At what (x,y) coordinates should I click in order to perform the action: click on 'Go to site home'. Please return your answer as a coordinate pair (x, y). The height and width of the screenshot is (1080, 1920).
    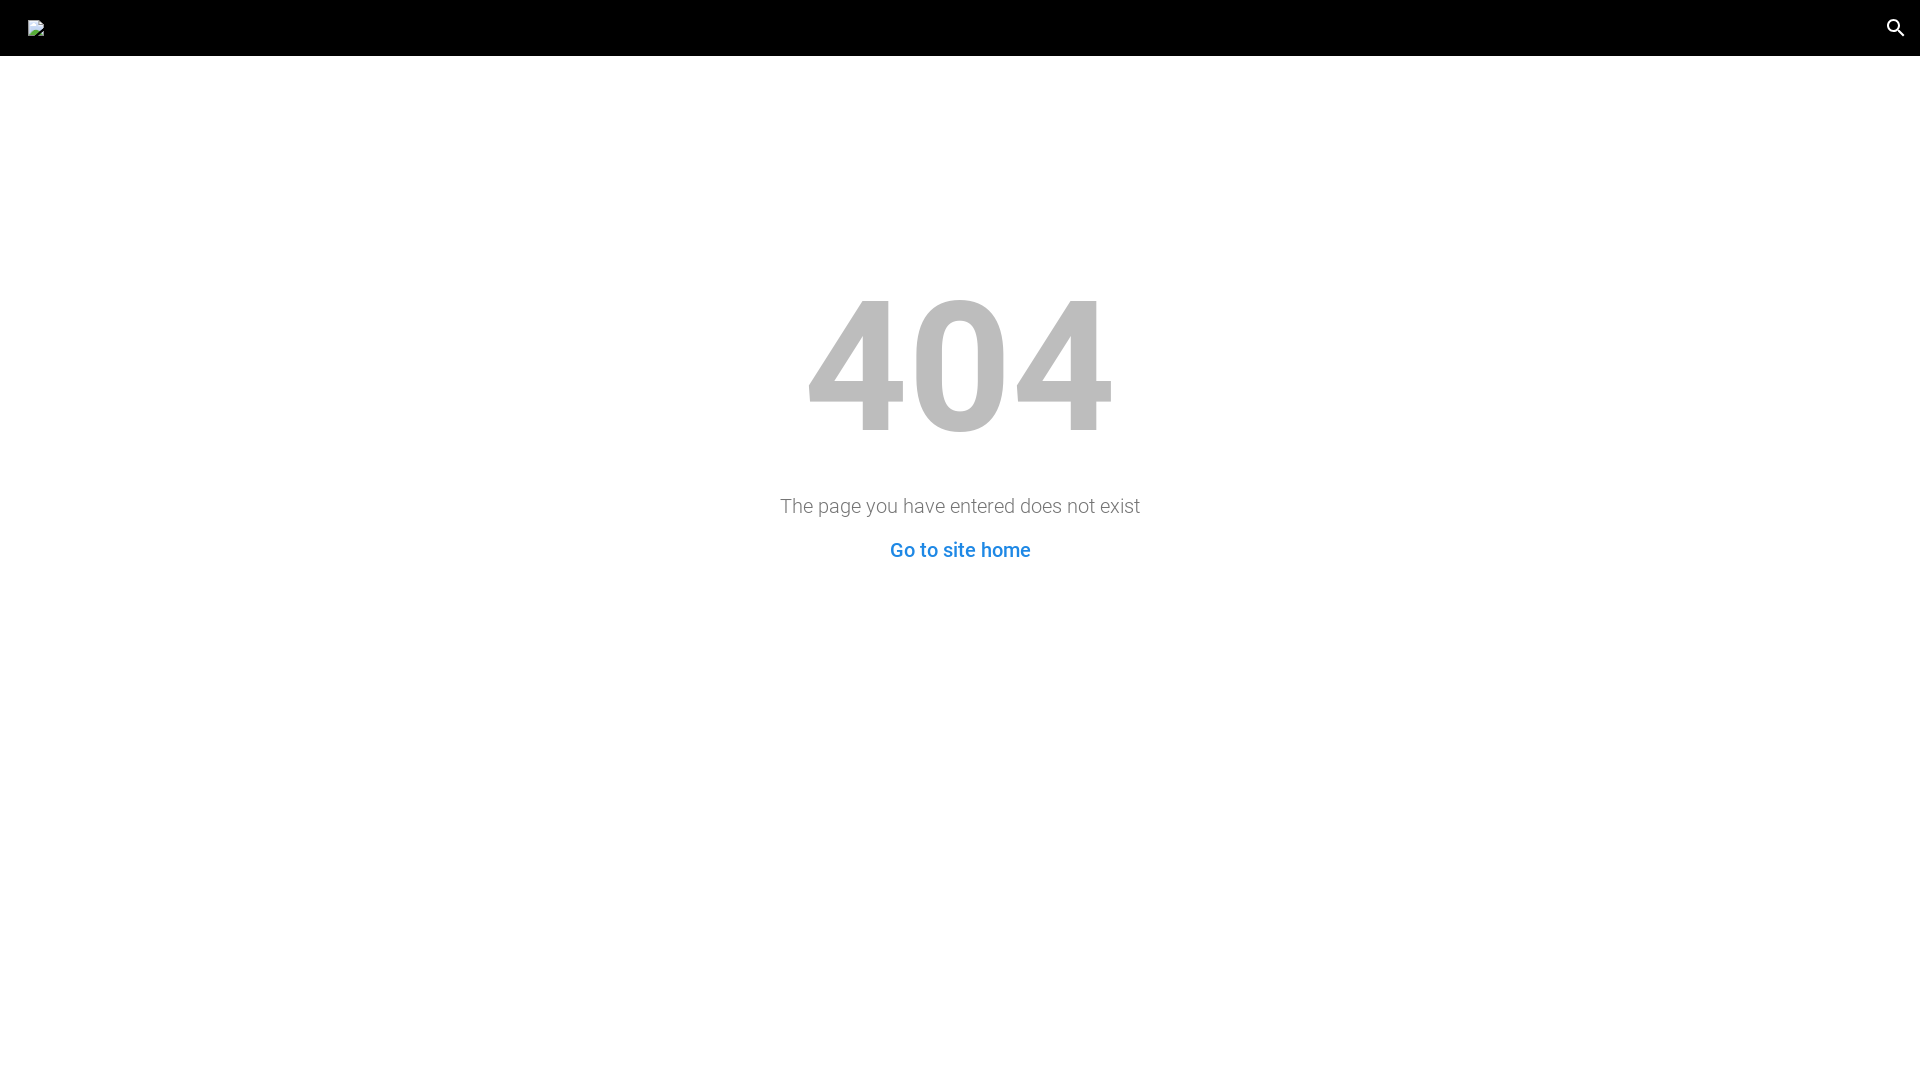
    Looking at the image, I should click on (888, 550).